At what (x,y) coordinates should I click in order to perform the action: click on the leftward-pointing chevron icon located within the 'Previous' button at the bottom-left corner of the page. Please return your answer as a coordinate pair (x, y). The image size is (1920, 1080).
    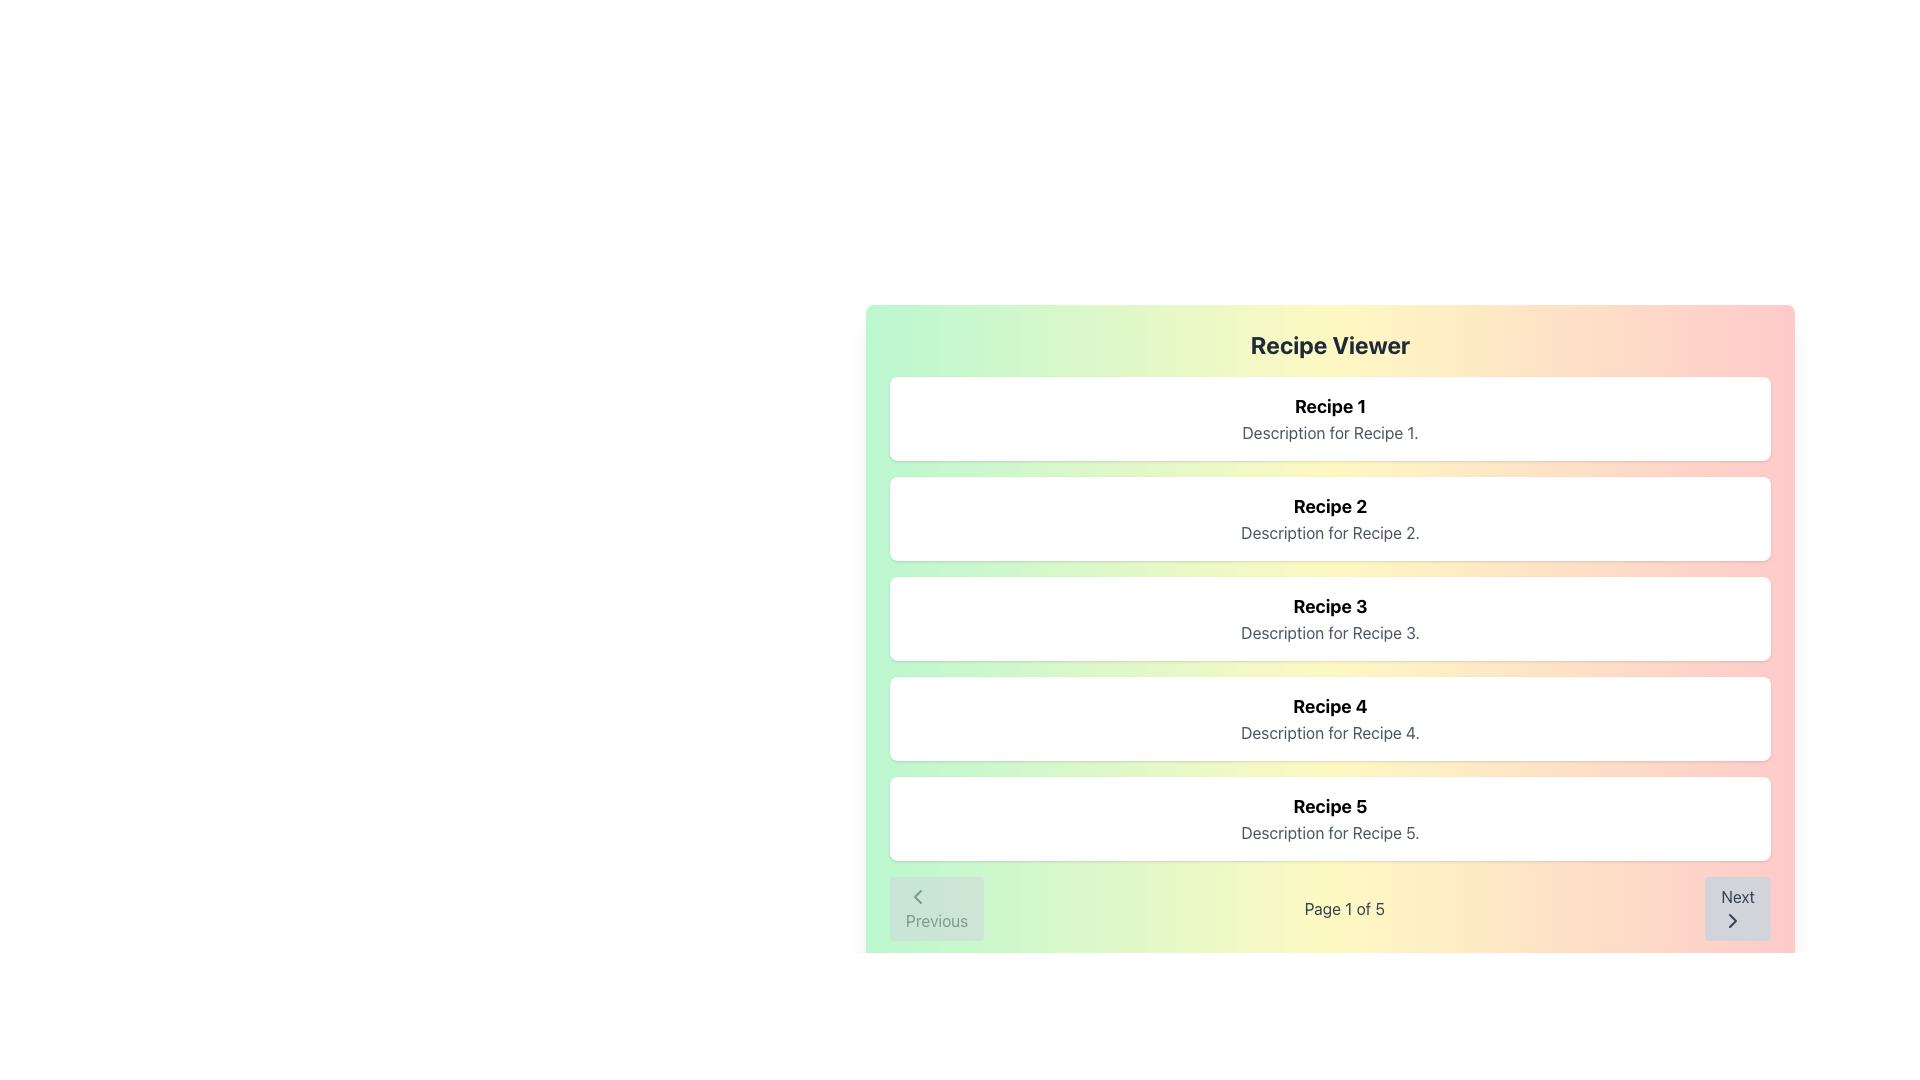
    Looking at the image, I should click on (916, 896).